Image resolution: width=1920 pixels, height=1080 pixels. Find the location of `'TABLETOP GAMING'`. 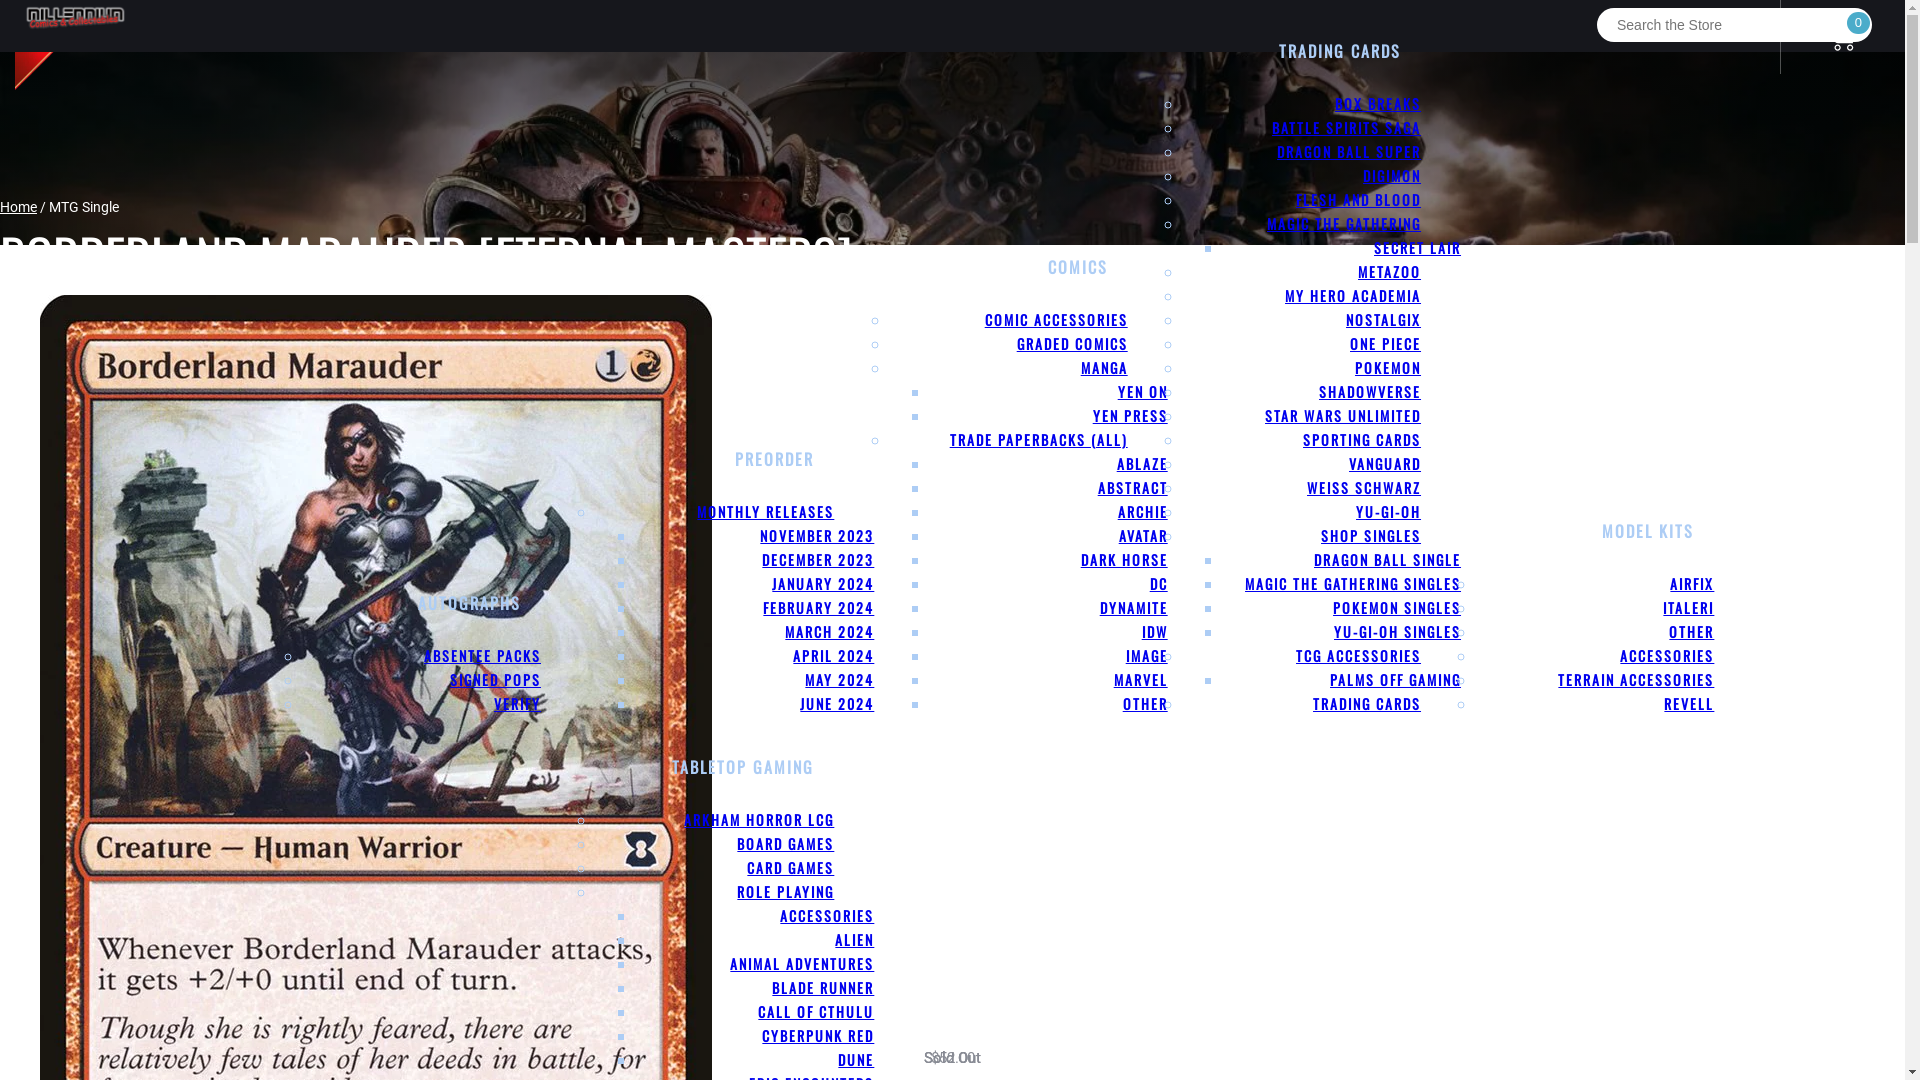

'TABLETOP GAMING' is located at coordinates (744, 766).